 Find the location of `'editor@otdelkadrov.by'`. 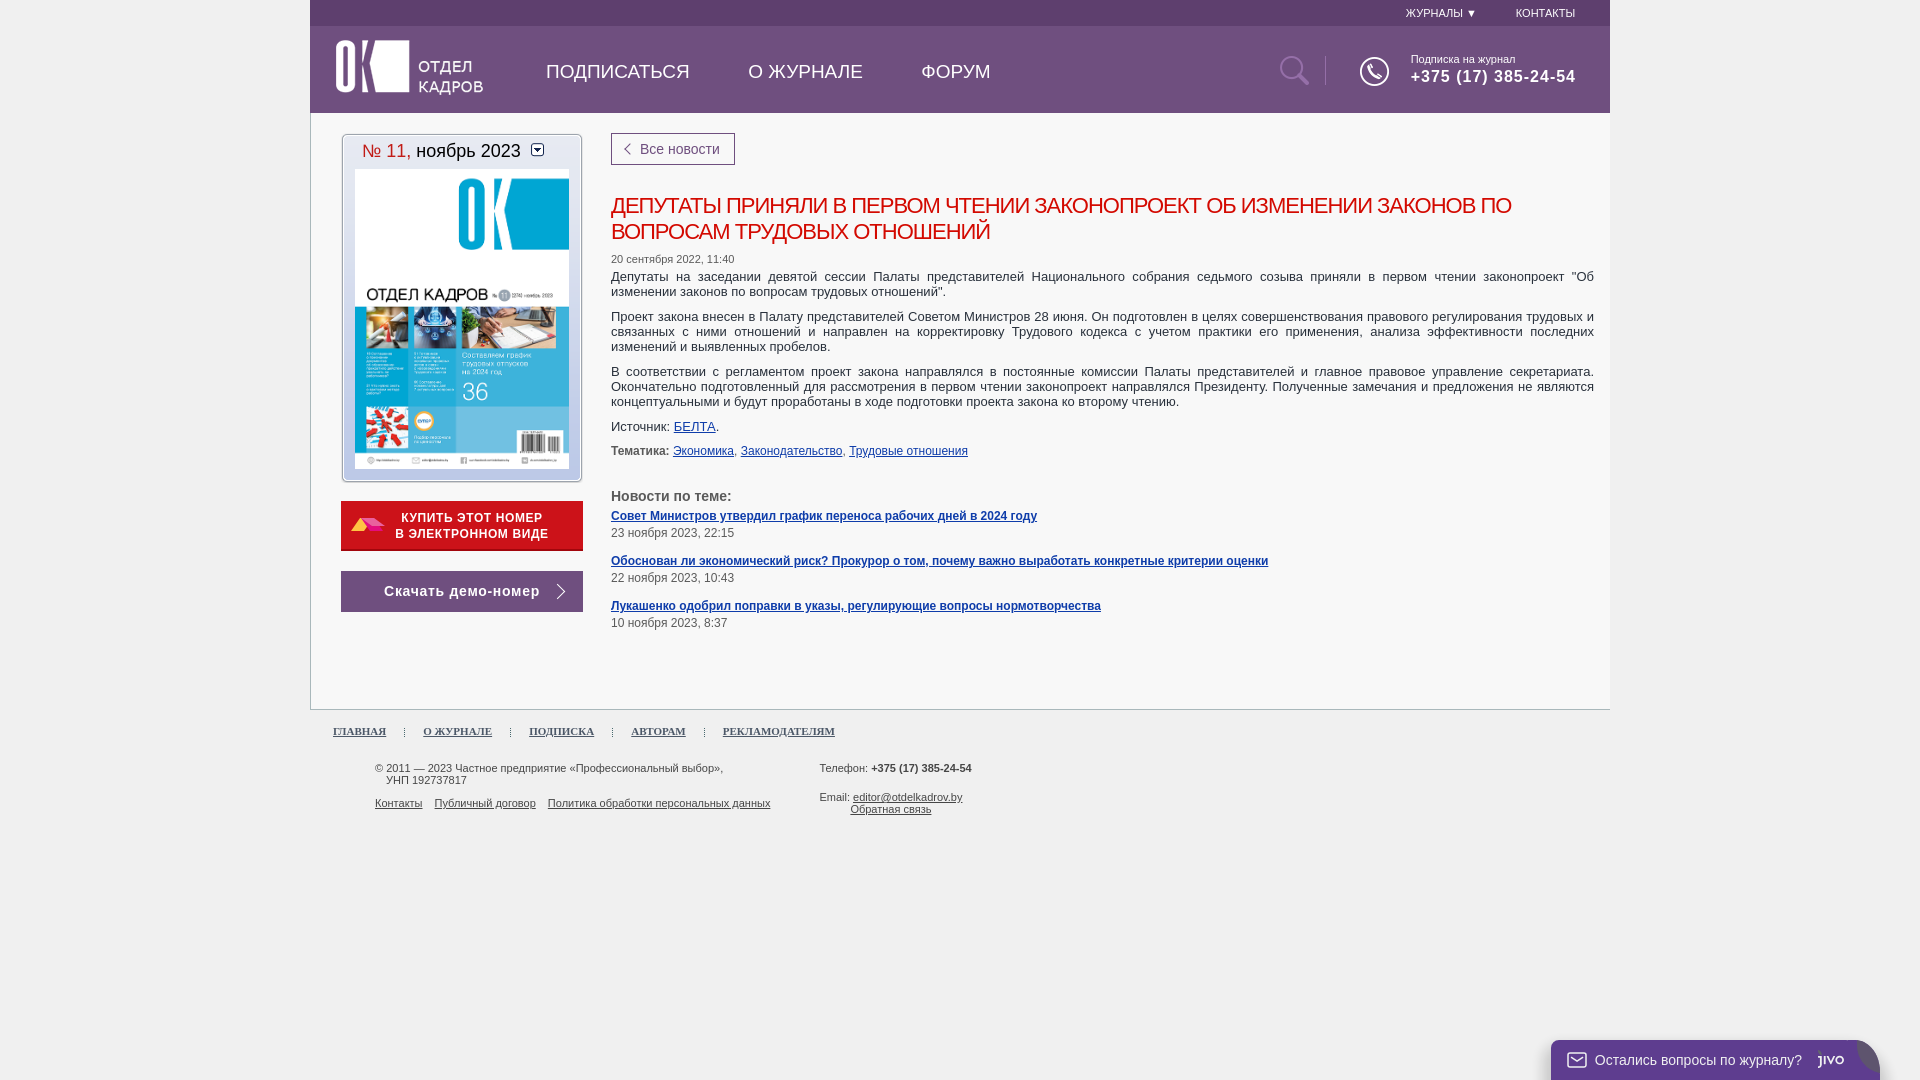

'editor@otdelkadrov.by' is located at coordinates (906, 796).